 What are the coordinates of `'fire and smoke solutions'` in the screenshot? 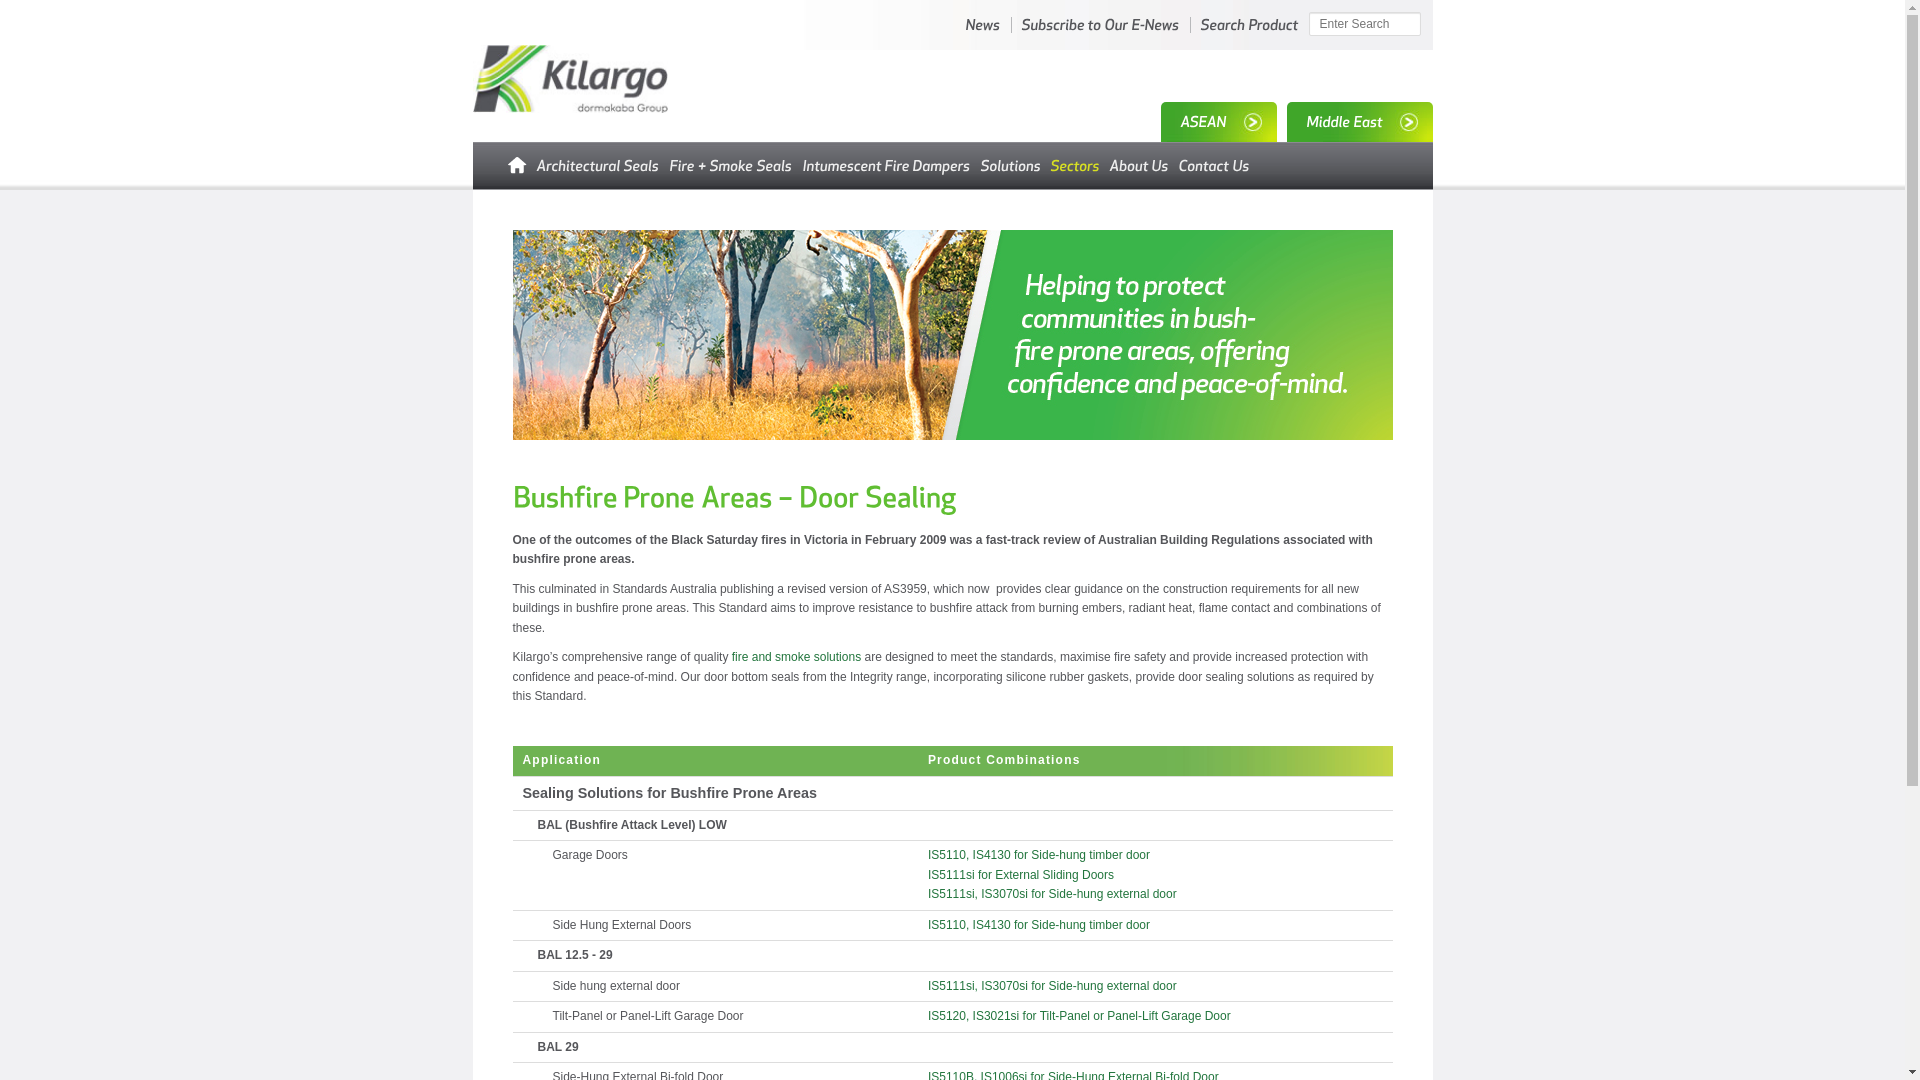 It's located at (795, 656).